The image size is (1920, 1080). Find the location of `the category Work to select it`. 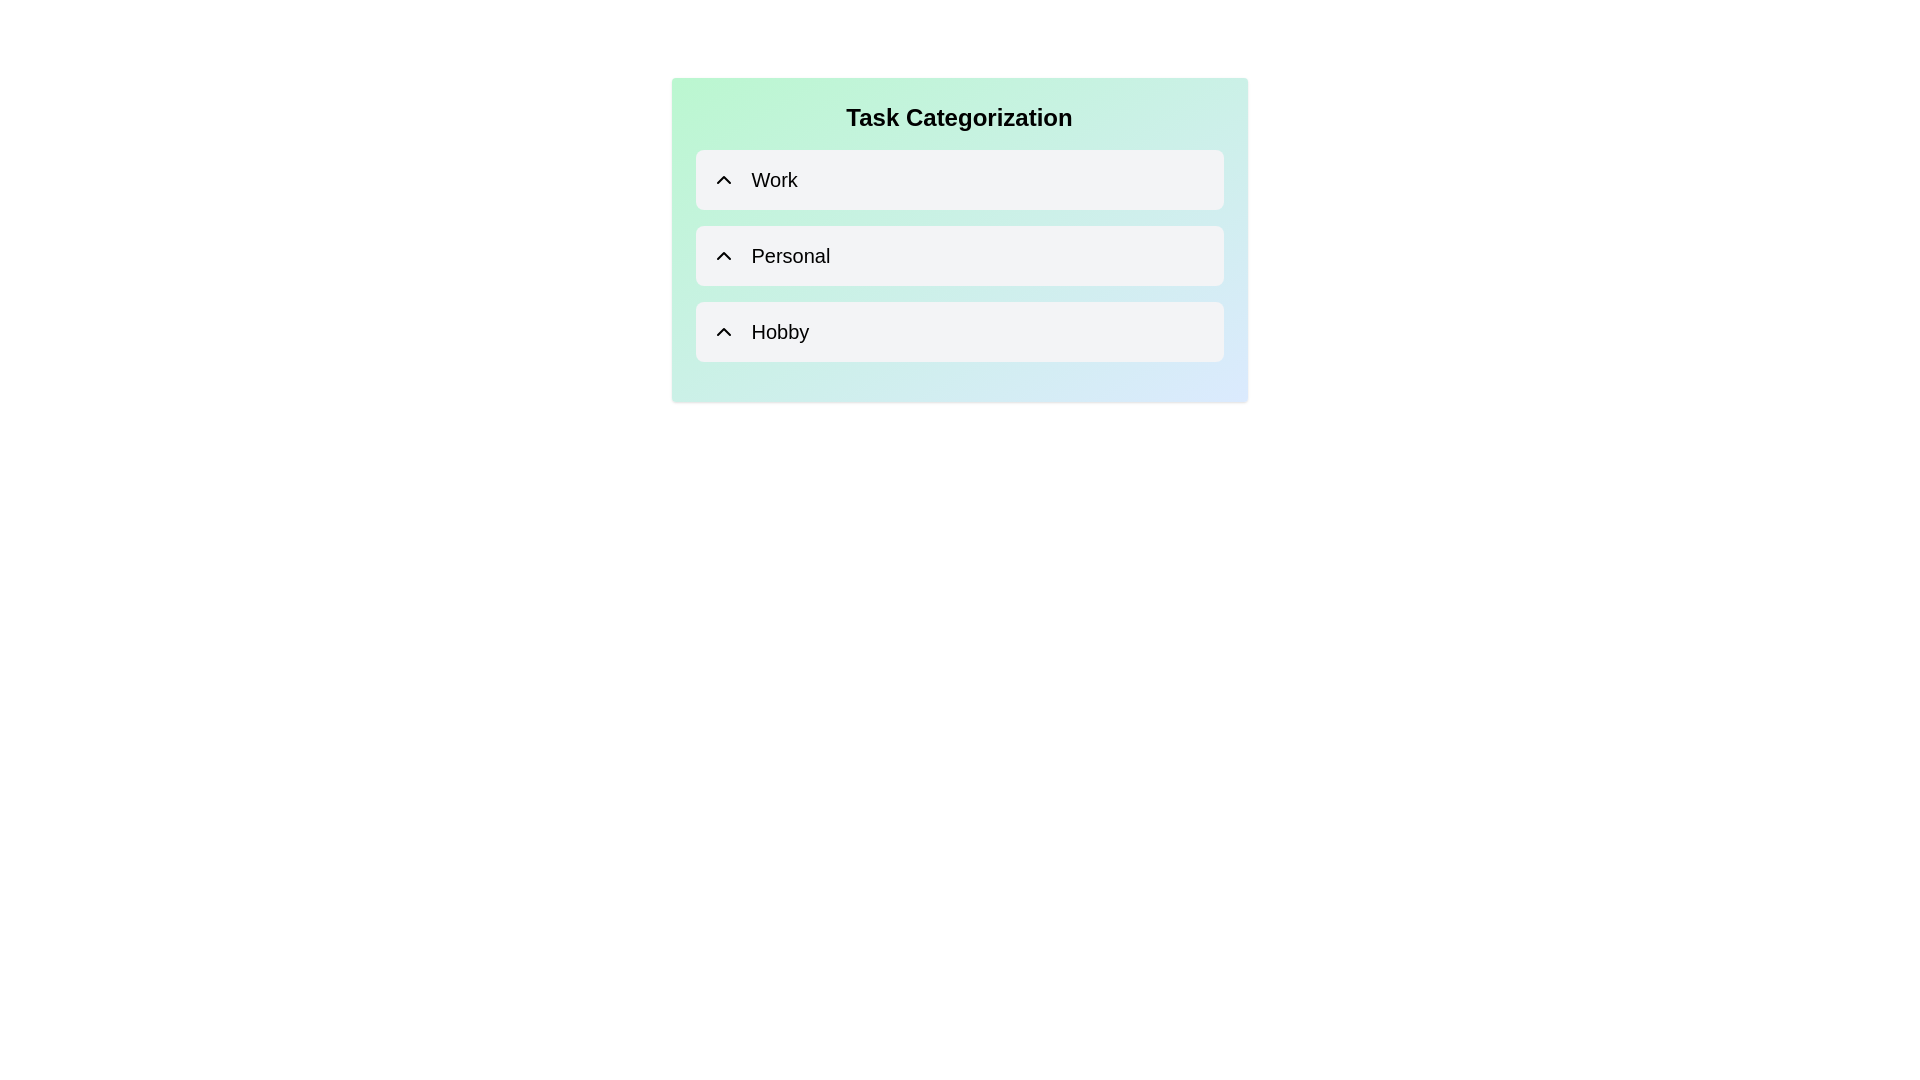

the category Work to select it is located at coordinates (958, 180).